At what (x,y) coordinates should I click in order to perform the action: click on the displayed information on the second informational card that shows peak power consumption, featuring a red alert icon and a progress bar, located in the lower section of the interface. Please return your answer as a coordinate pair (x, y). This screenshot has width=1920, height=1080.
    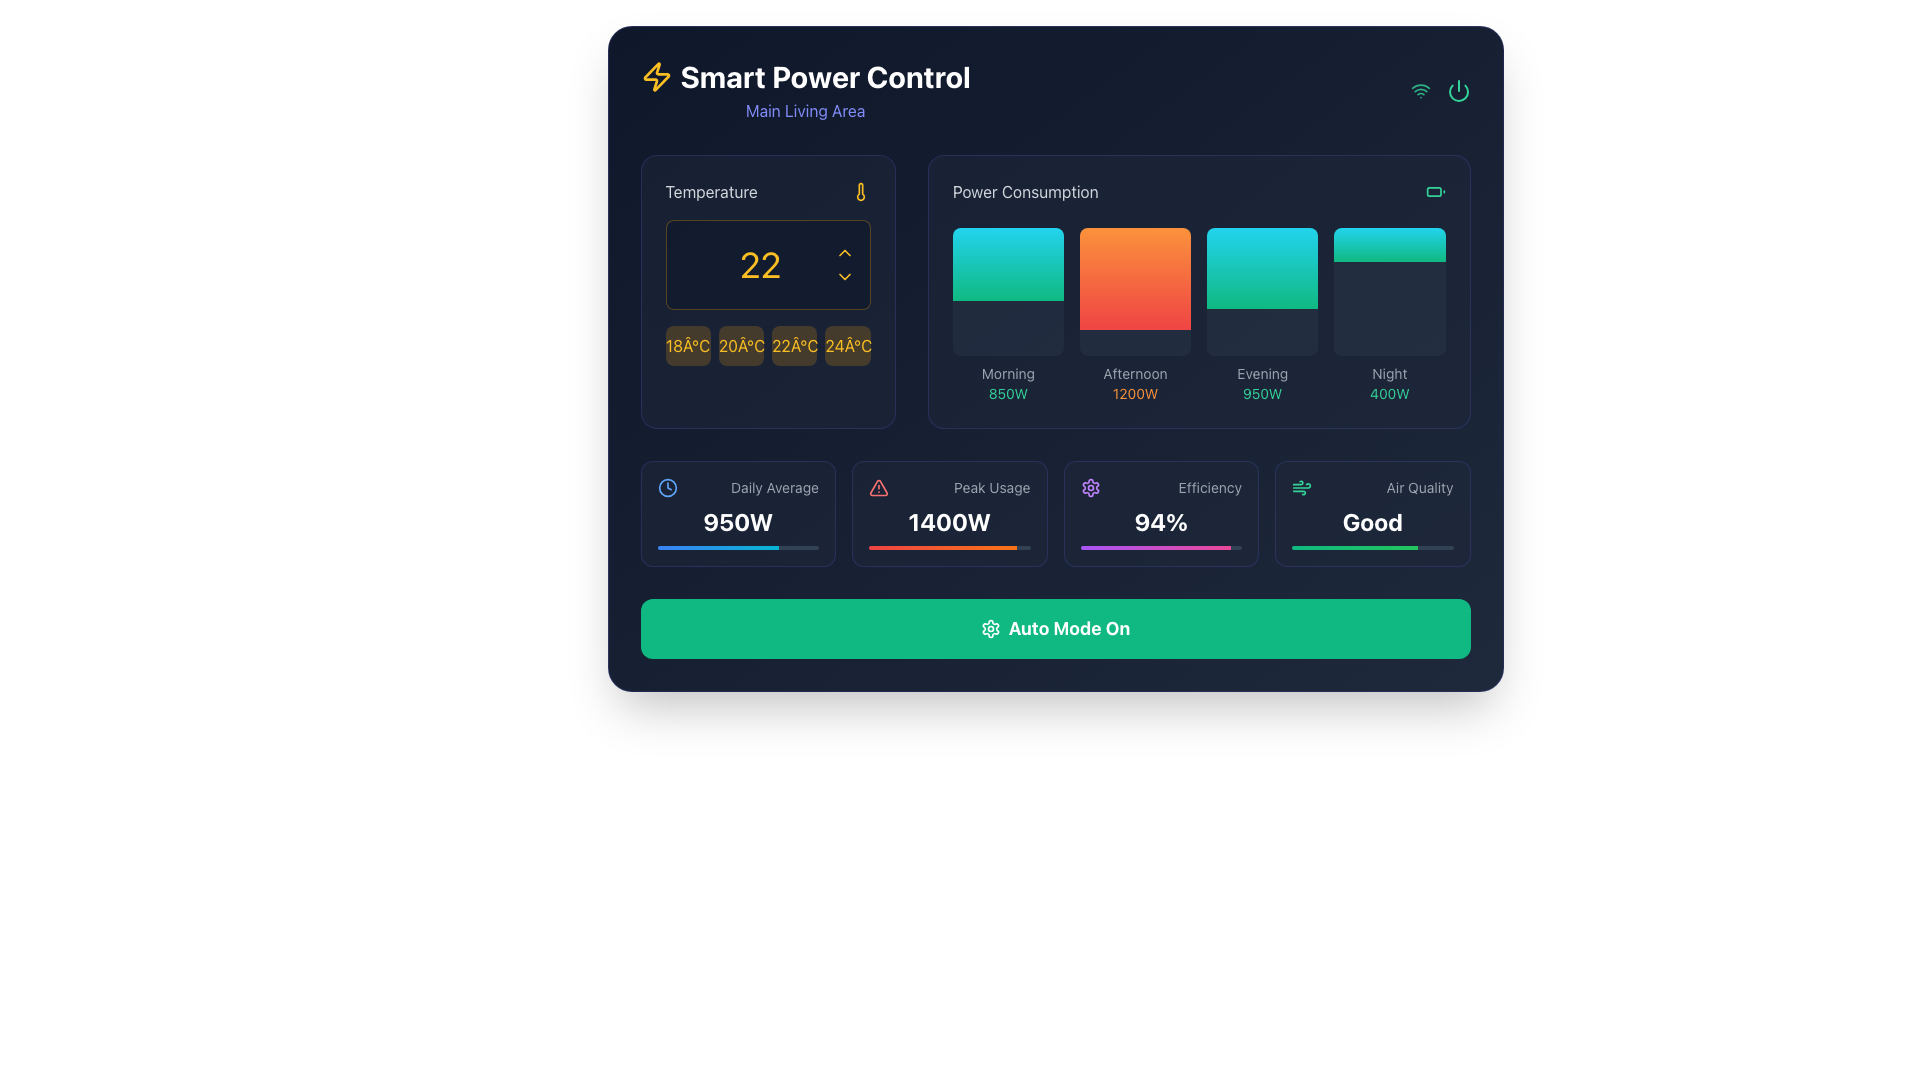
    Looking at the image, I should click on (948, 512).